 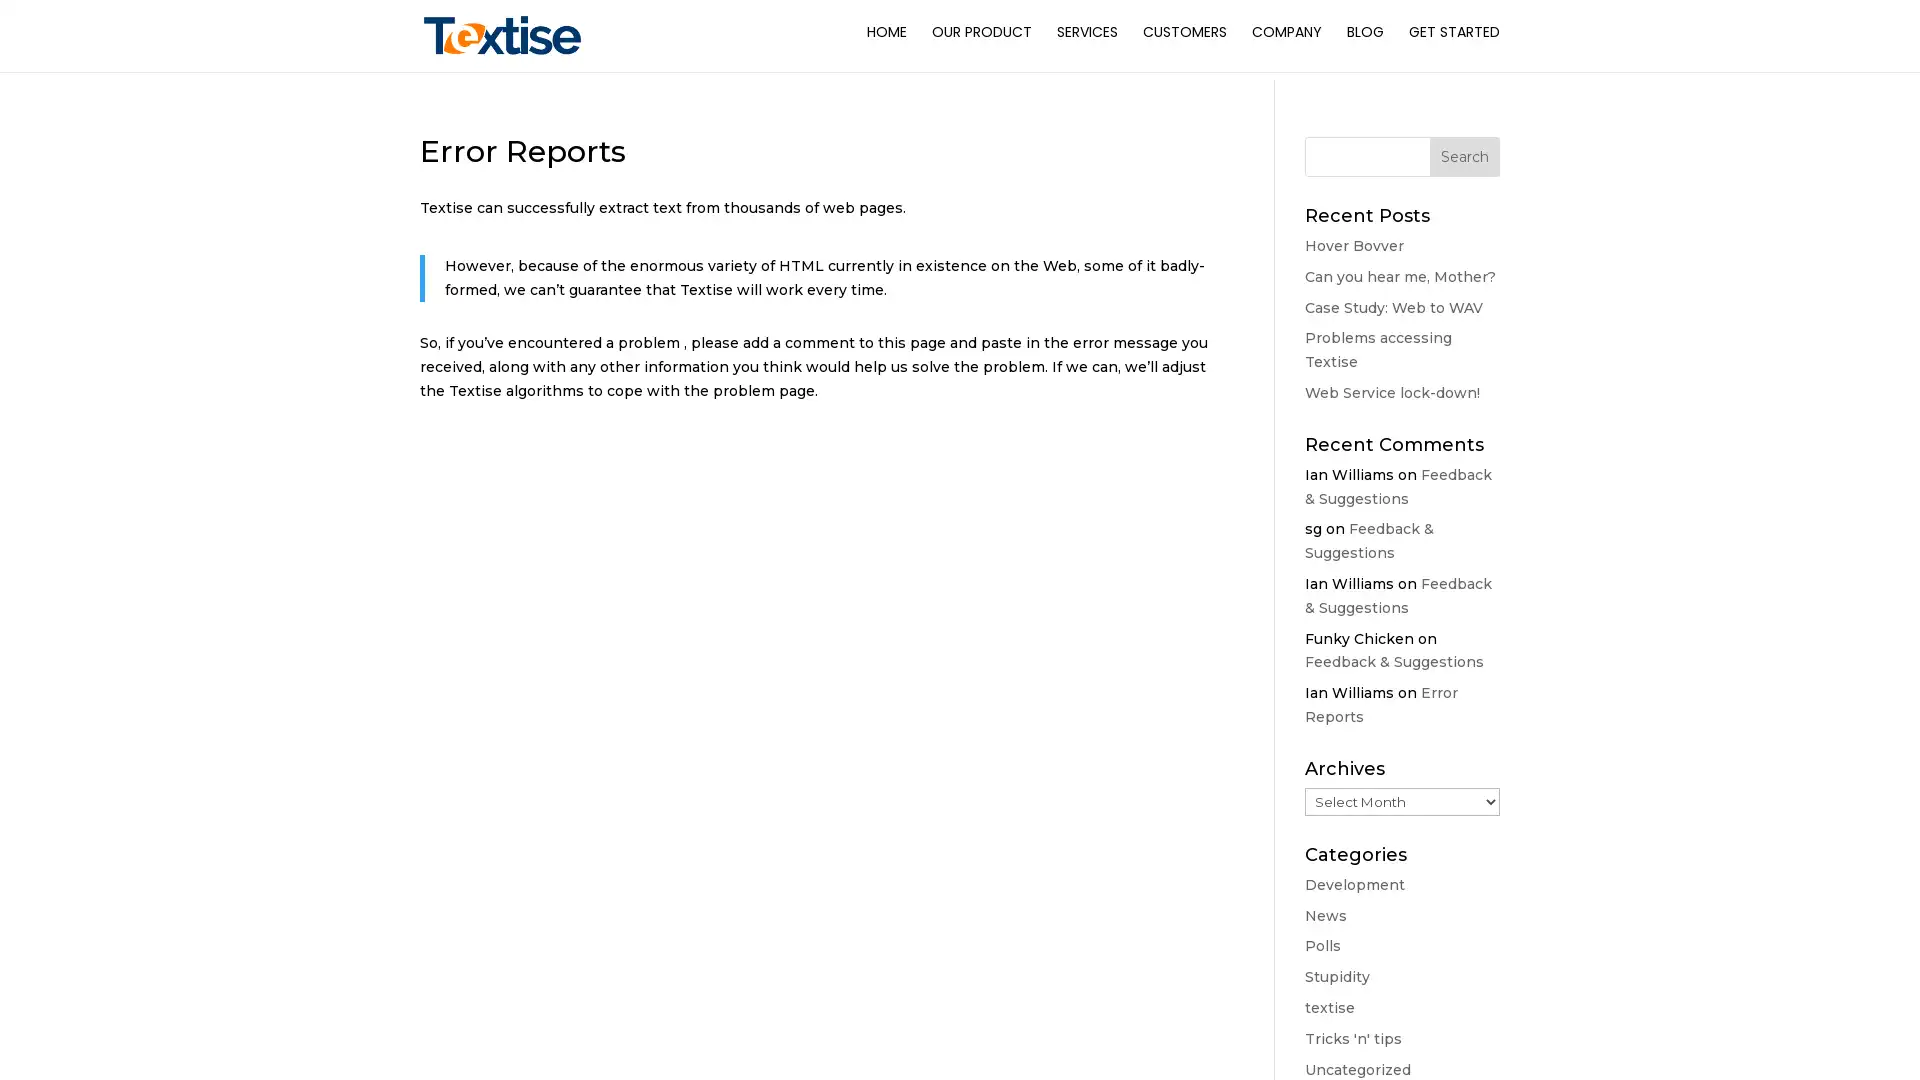 I want to click on Search, so click(x=1464, y=150).